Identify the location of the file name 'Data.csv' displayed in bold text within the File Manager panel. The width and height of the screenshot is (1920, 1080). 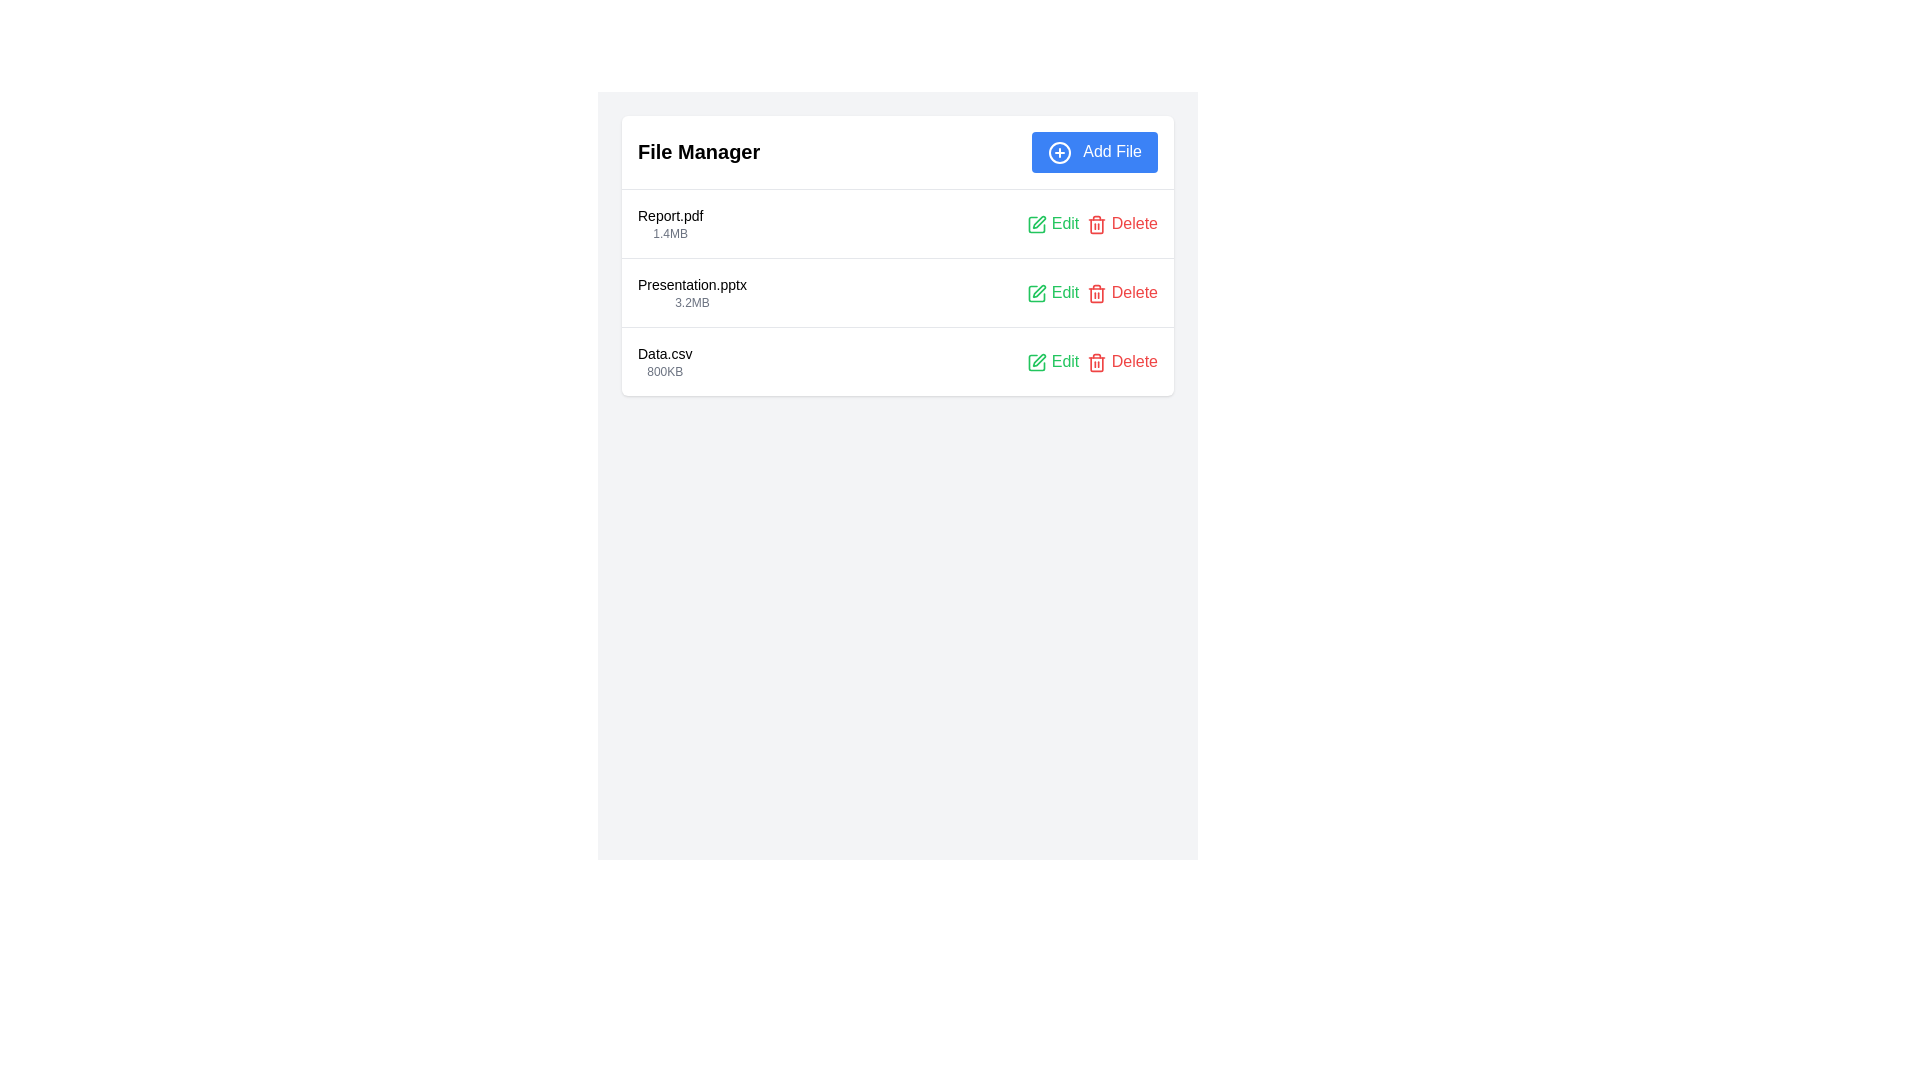
(665, 352).